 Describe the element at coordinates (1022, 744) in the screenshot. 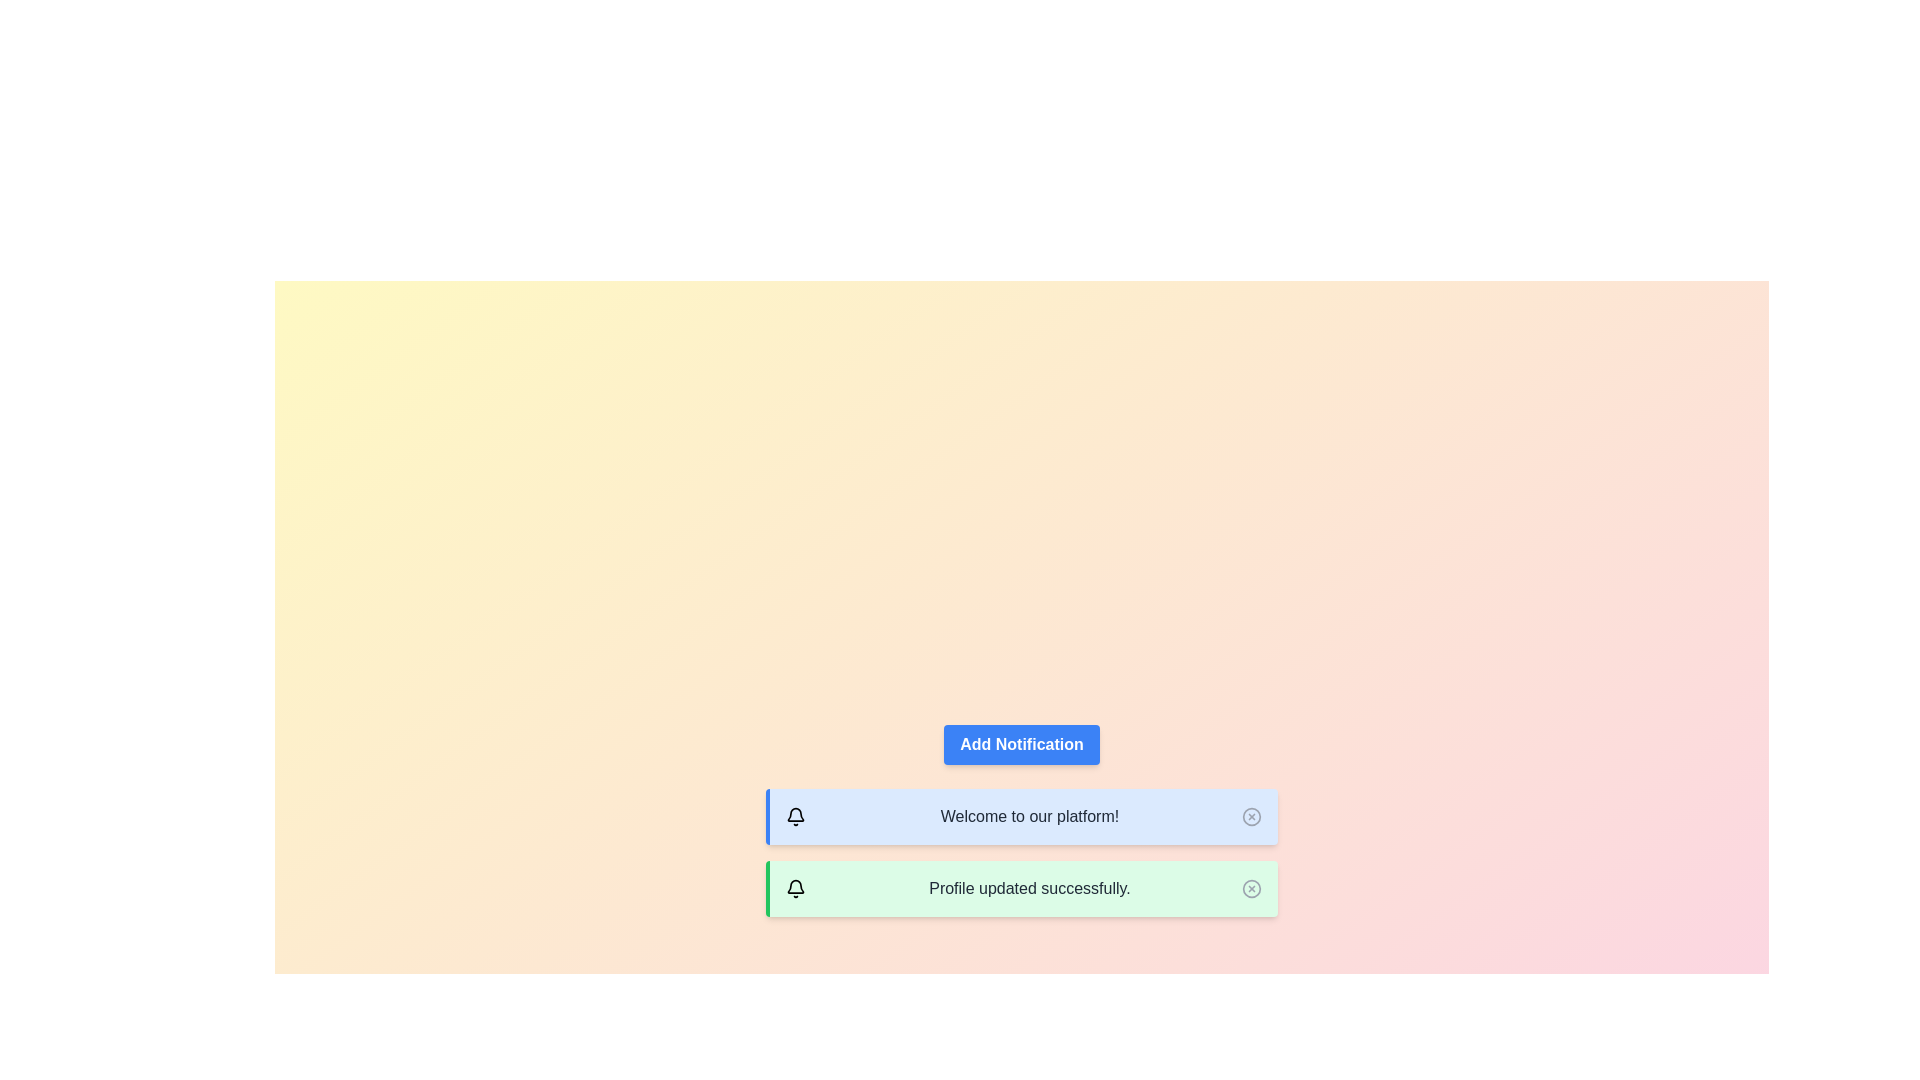

I see `the 'Add Notification' button to add a new notification` at that location.